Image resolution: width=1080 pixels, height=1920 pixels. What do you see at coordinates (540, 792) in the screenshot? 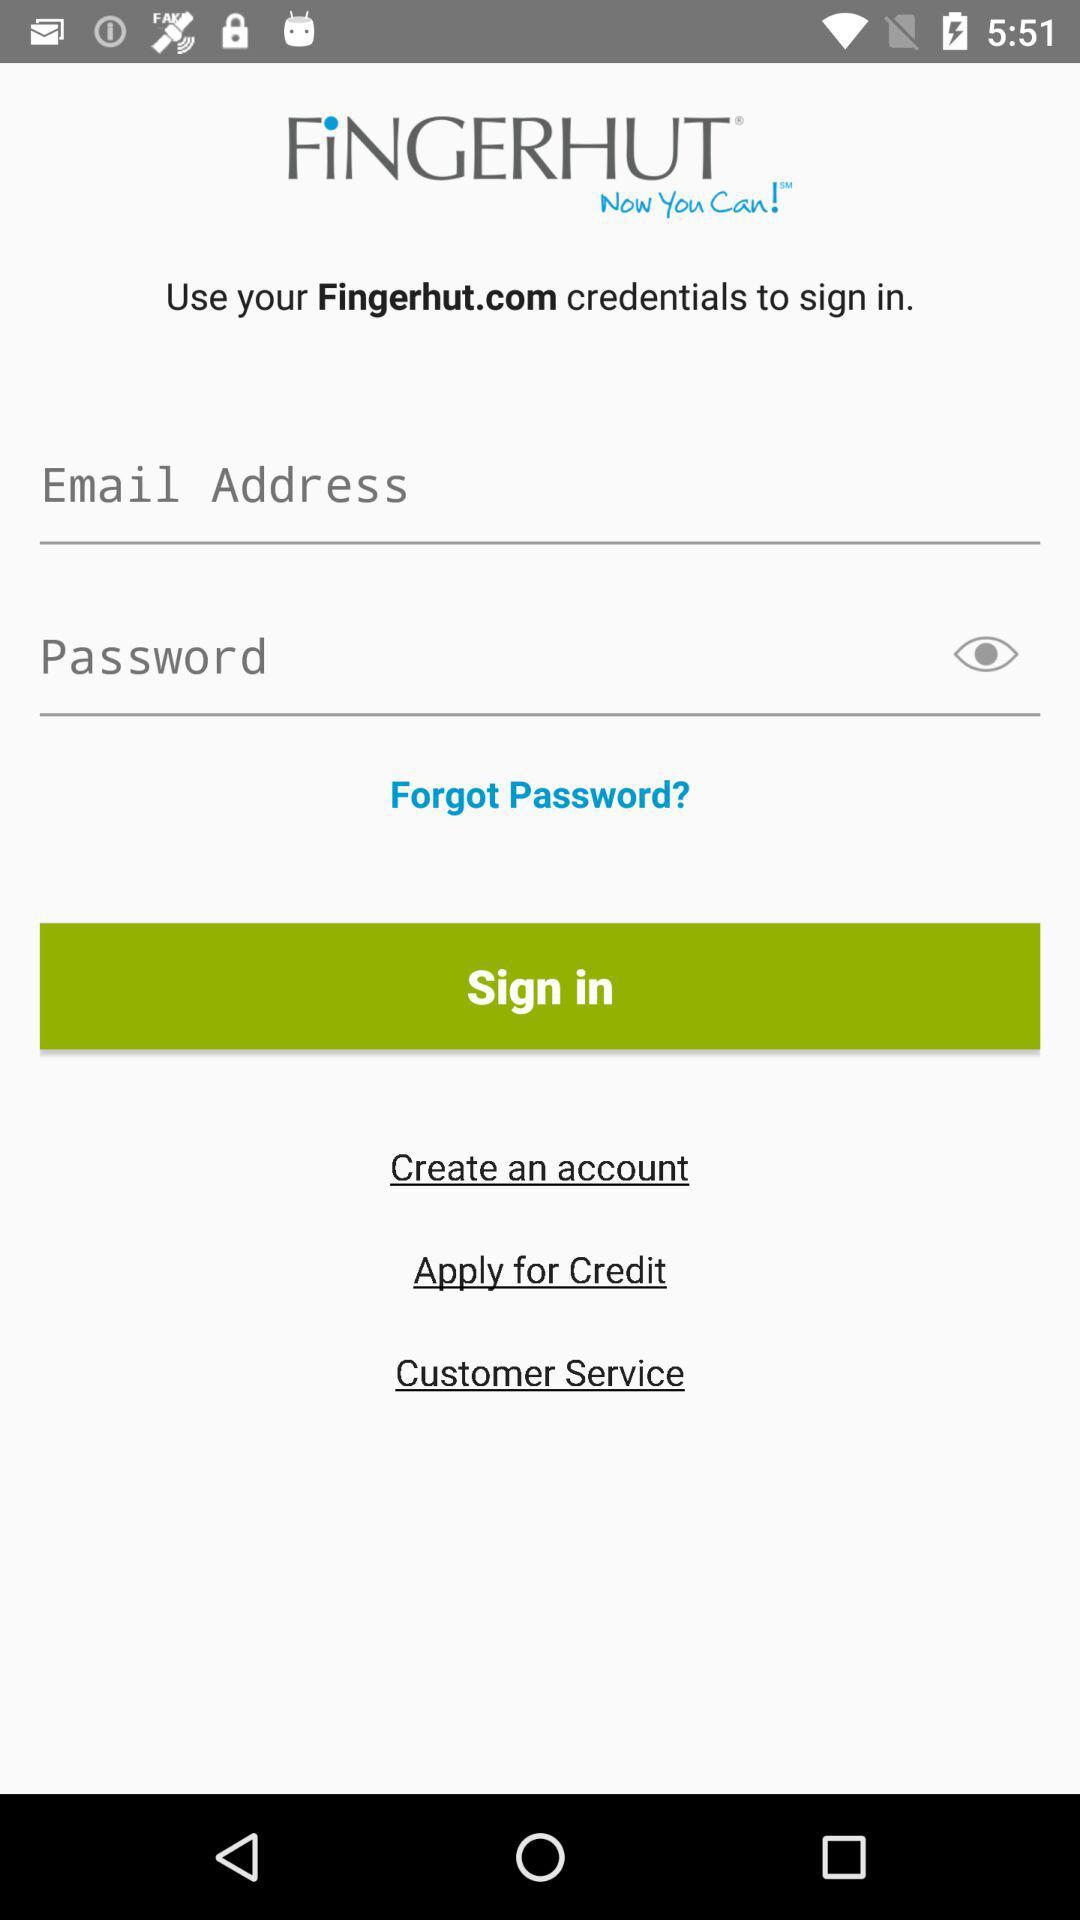
I see `the item above the sign in item` at bounding box center [540, 792].